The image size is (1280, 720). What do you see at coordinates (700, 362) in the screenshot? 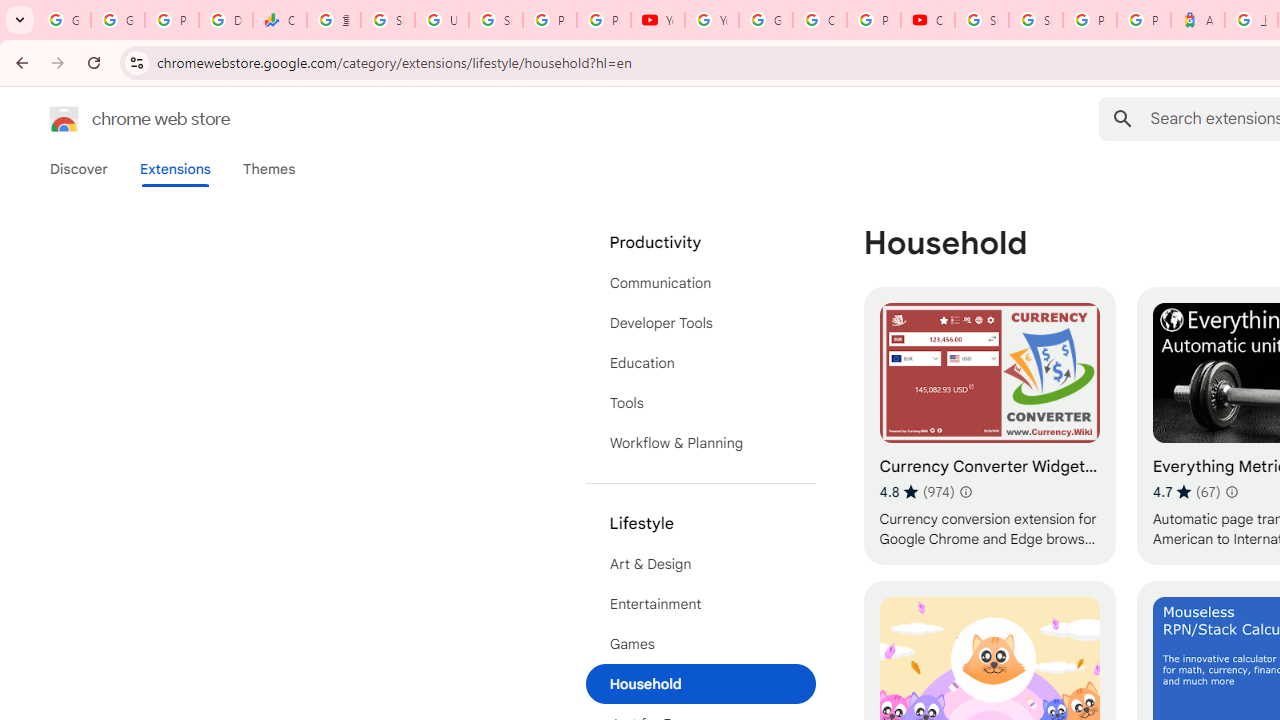
I see `'Education'` at bounding box center [700, 362].